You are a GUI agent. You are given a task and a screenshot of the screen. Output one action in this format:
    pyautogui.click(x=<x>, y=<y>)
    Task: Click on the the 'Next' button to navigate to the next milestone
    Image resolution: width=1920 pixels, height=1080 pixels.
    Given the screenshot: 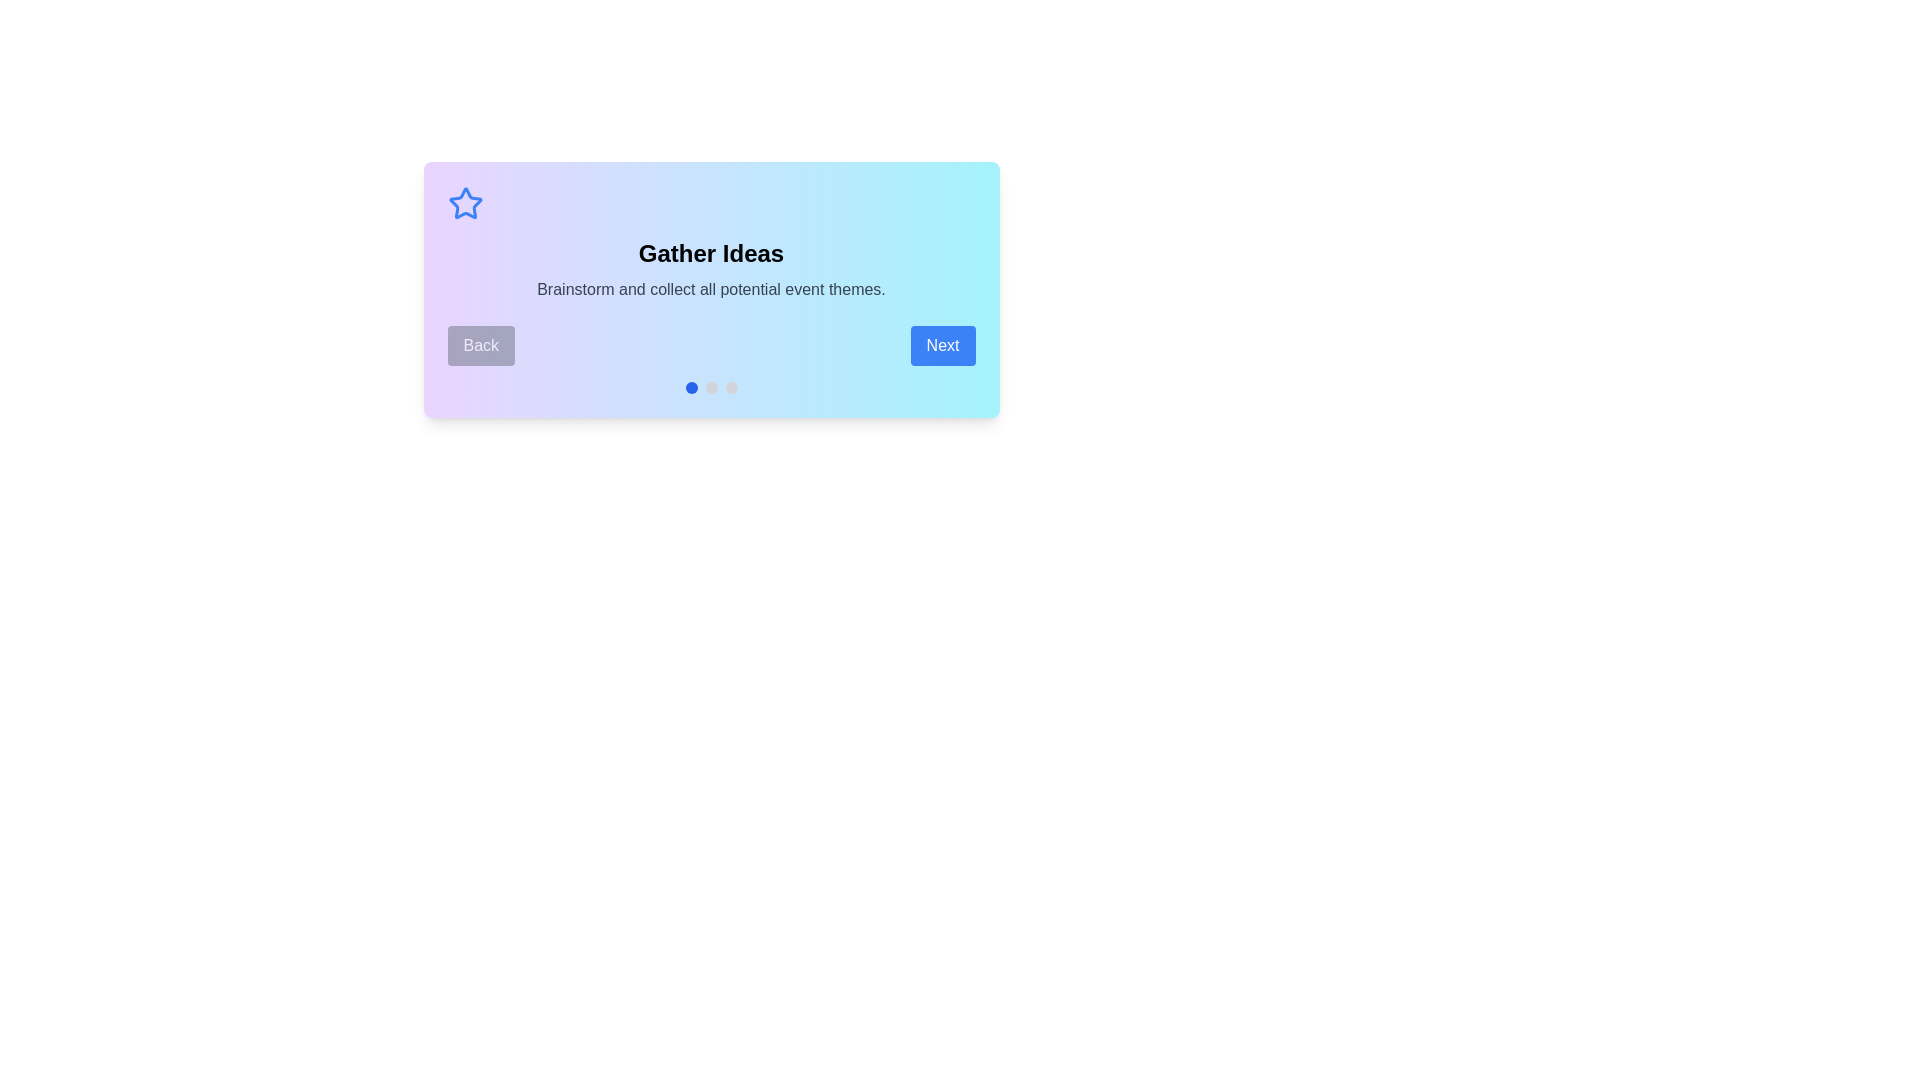 What is the action you would take?
    pyautogui.click(x=941, y=345)
    